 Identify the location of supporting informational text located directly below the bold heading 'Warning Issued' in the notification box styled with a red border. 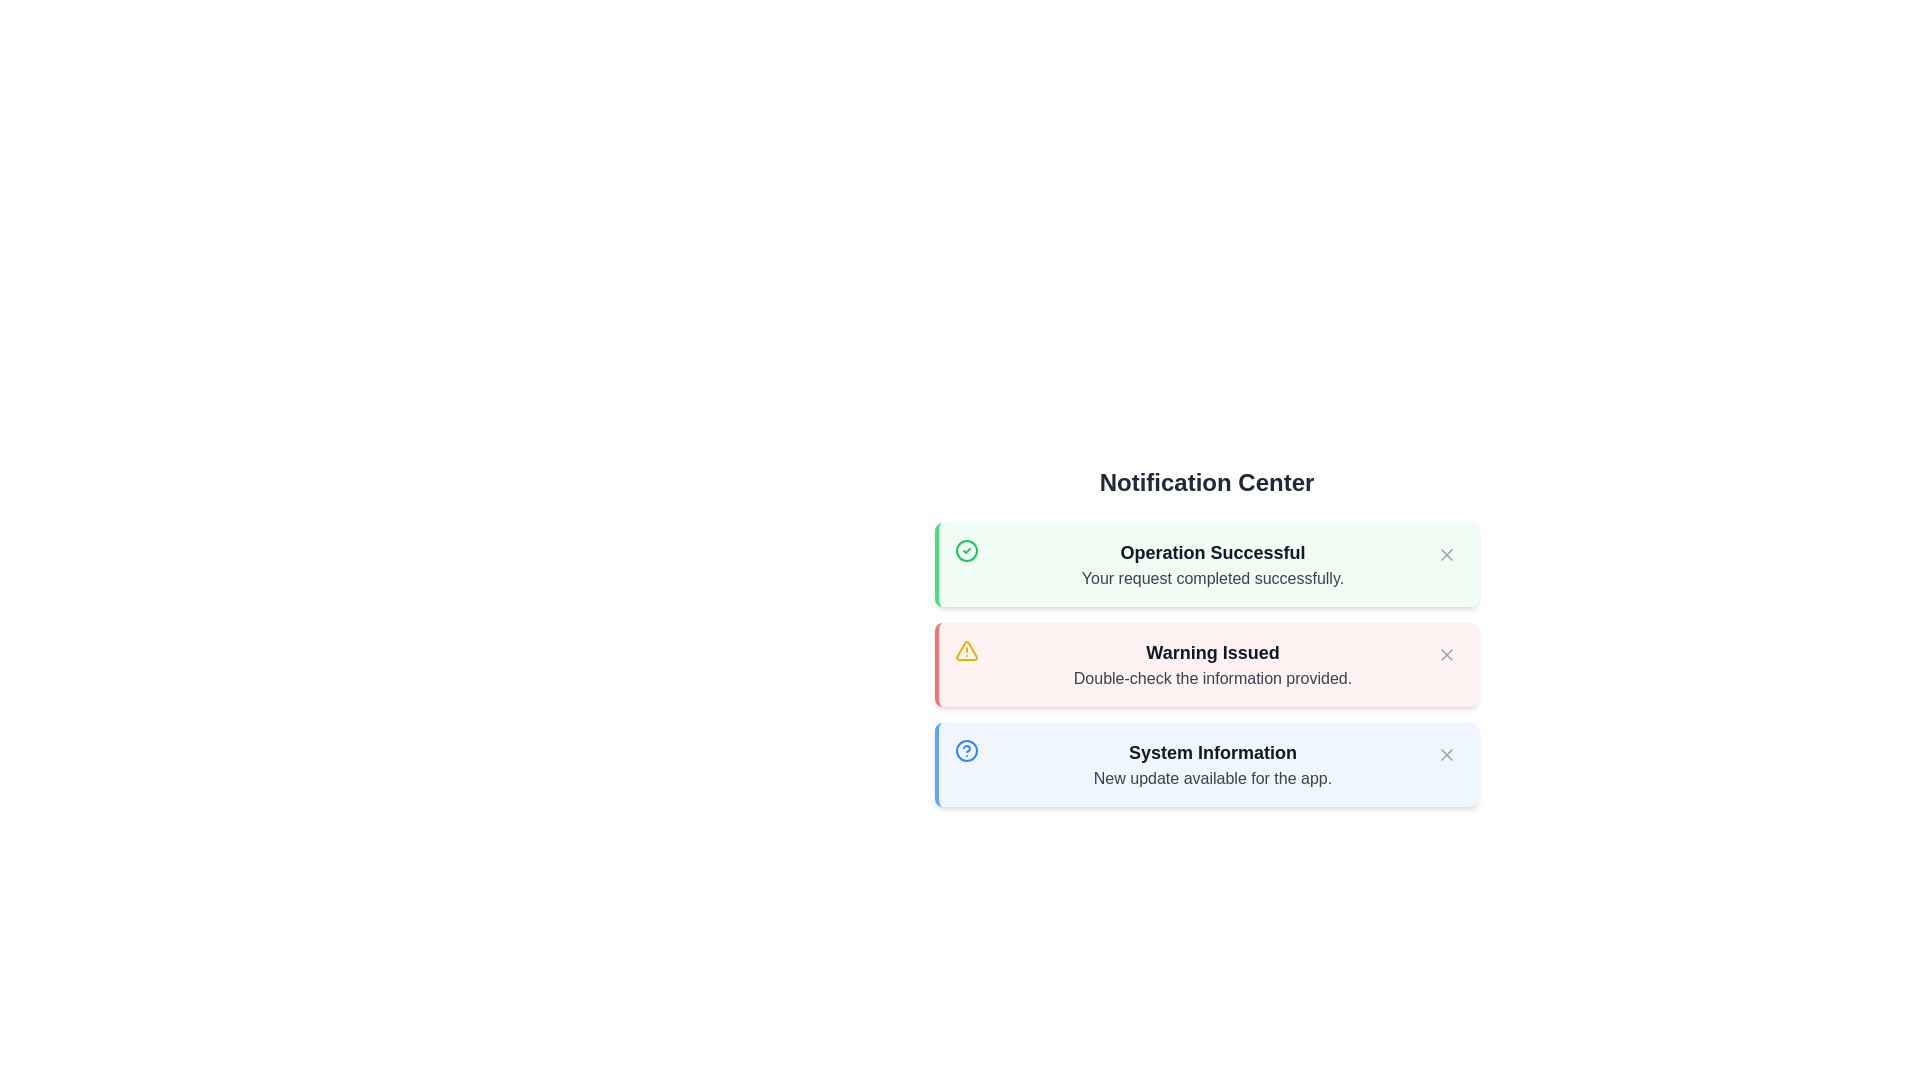
(1212, 677).